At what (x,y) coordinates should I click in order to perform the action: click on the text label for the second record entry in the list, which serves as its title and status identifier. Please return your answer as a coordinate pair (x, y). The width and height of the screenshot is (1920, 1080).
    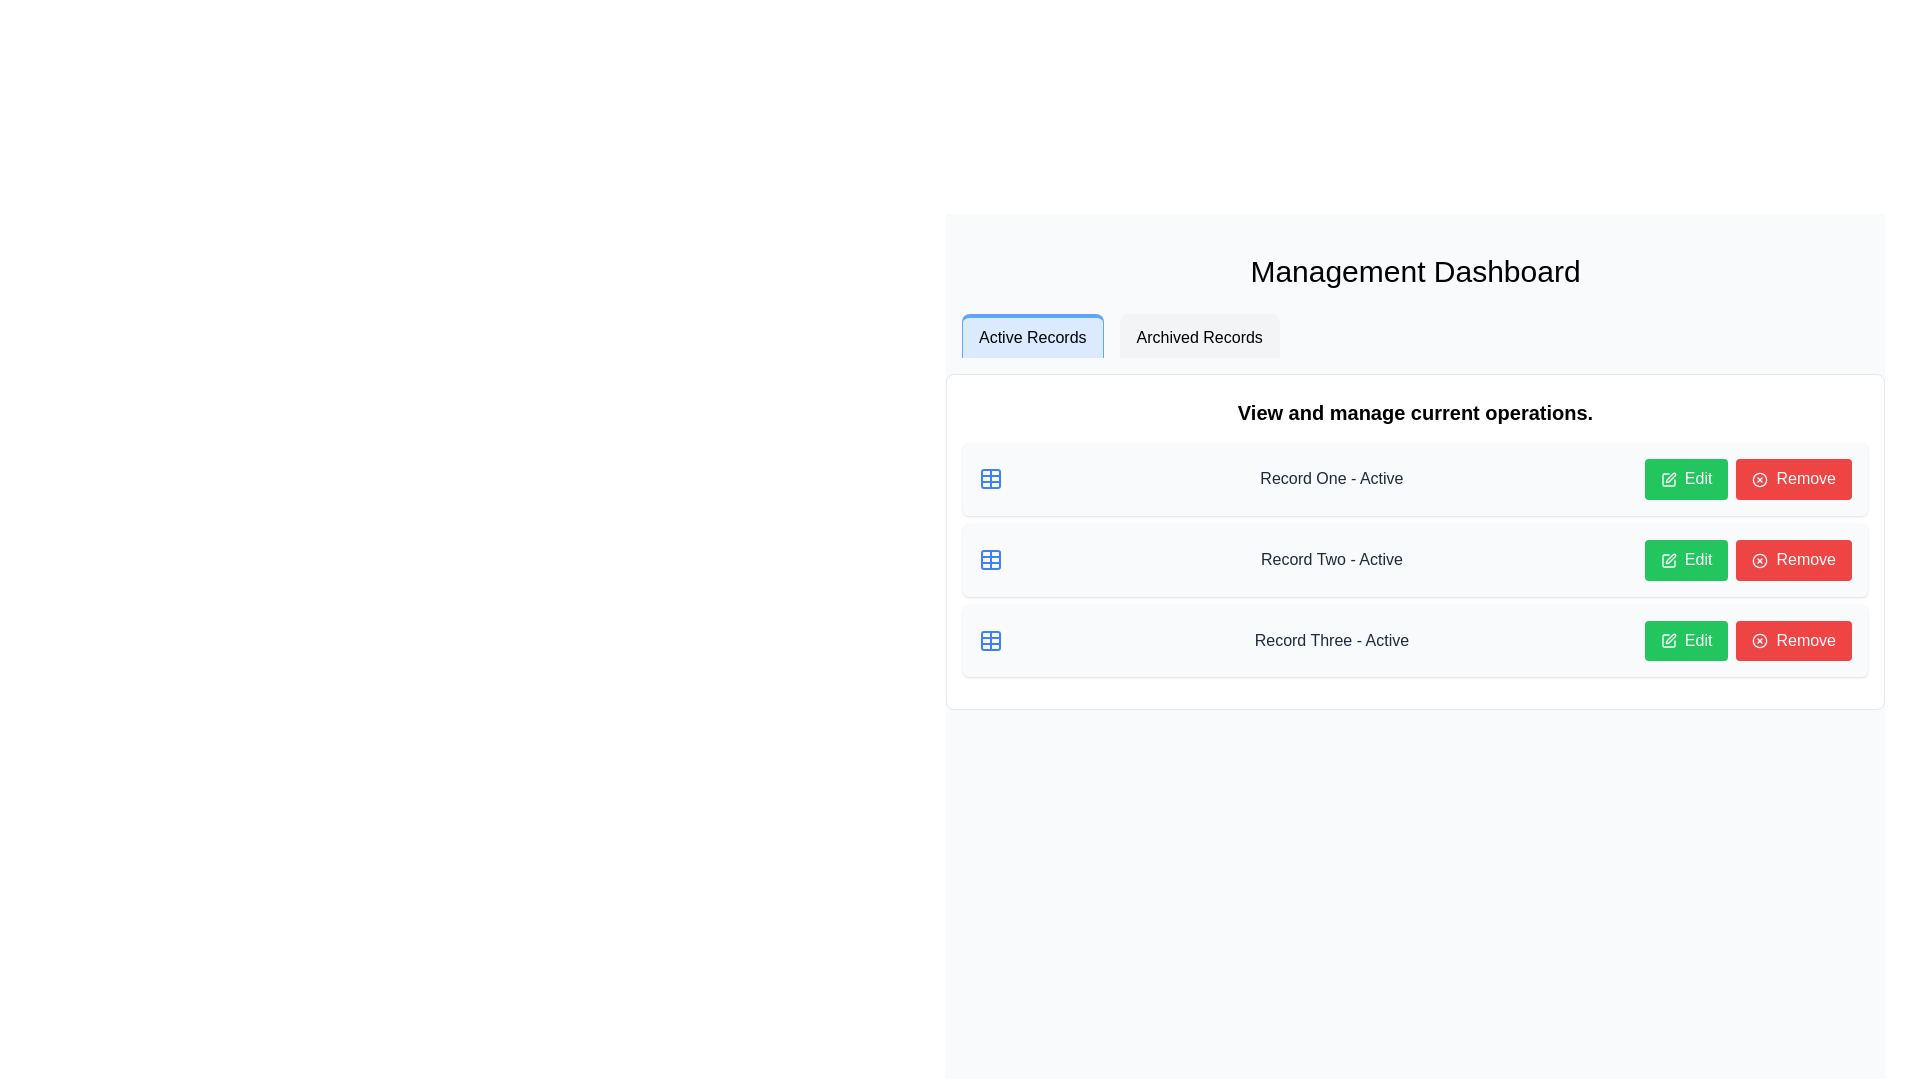
    Looking at the image, I should click on (1331, 560).